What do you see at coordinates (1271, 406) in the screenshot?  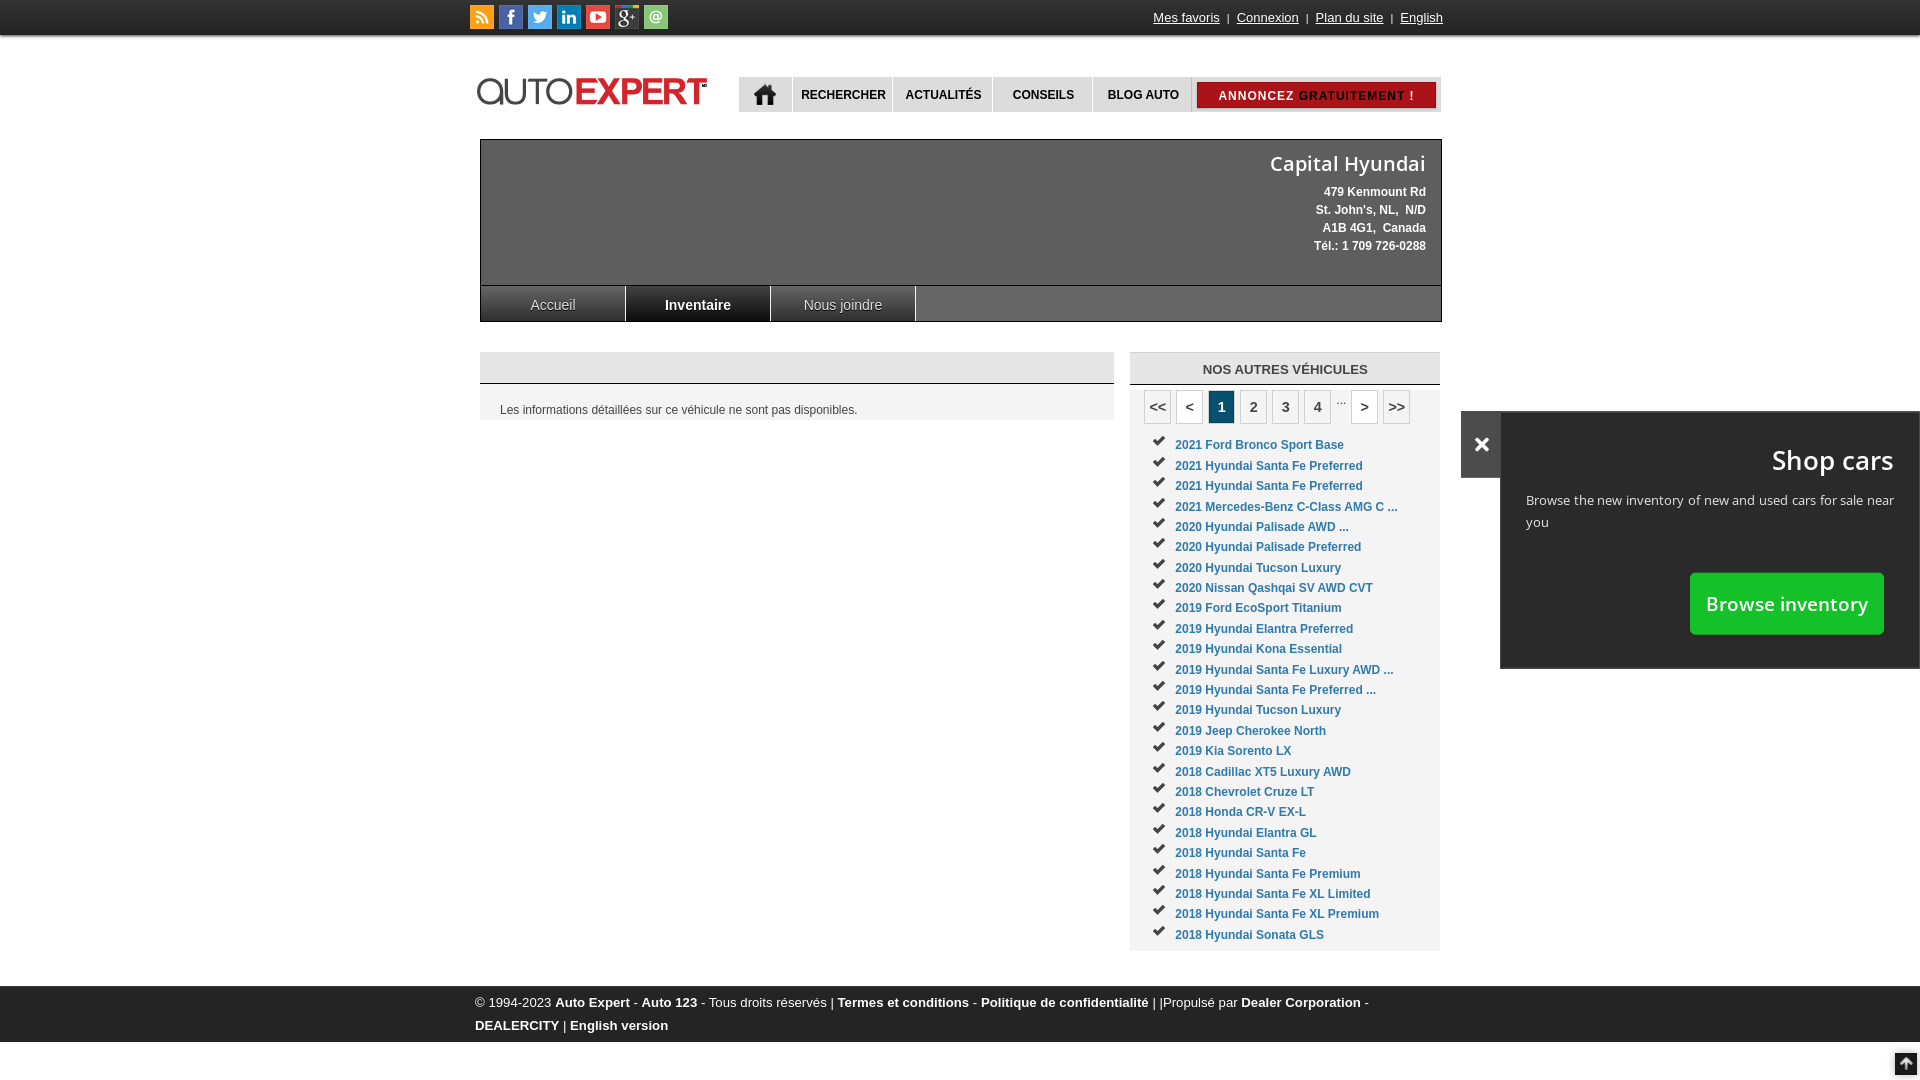 I see `'3'` at bounding box center [1271, 406].